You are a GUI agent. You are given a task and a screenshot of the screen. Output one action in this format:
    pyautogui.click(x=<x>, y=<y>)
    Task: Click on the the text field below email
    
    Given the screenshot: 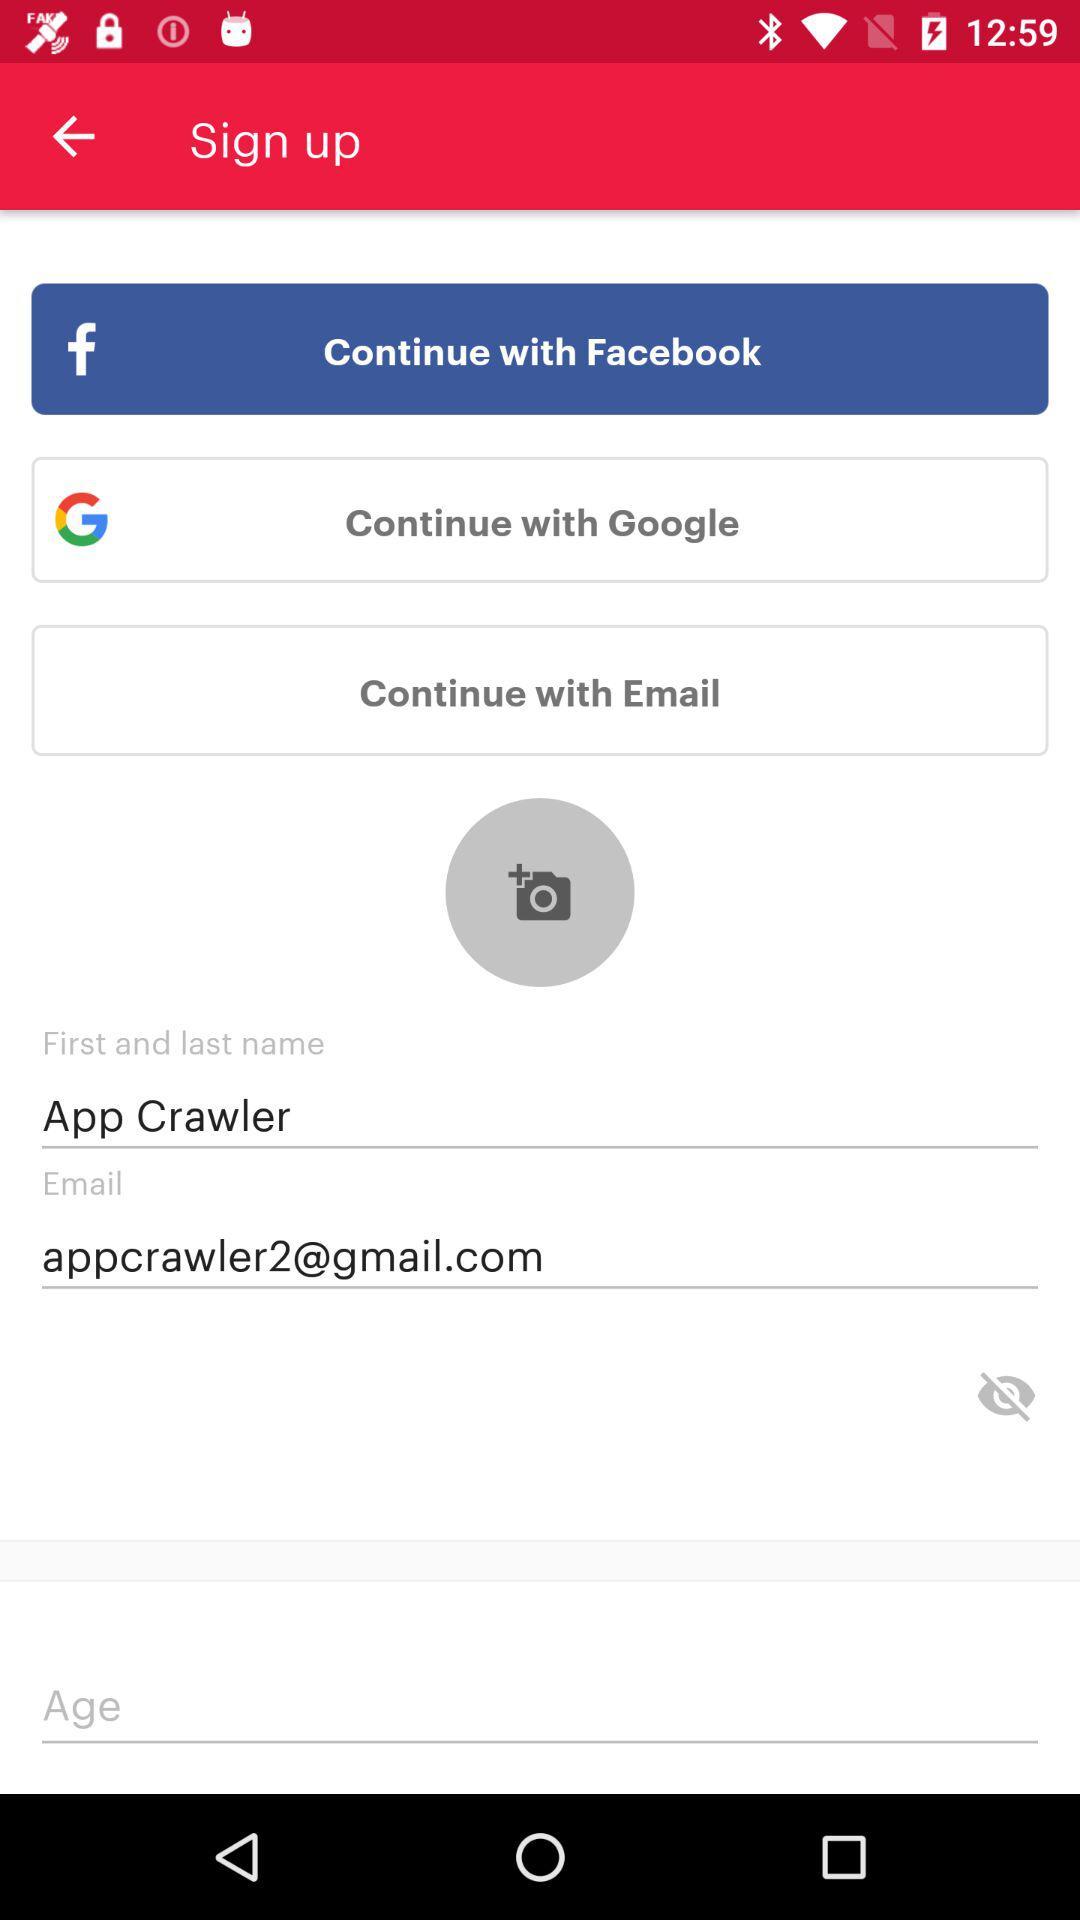 What is the action you would take?
    pyautogui.click(x=540, y=1252)
    